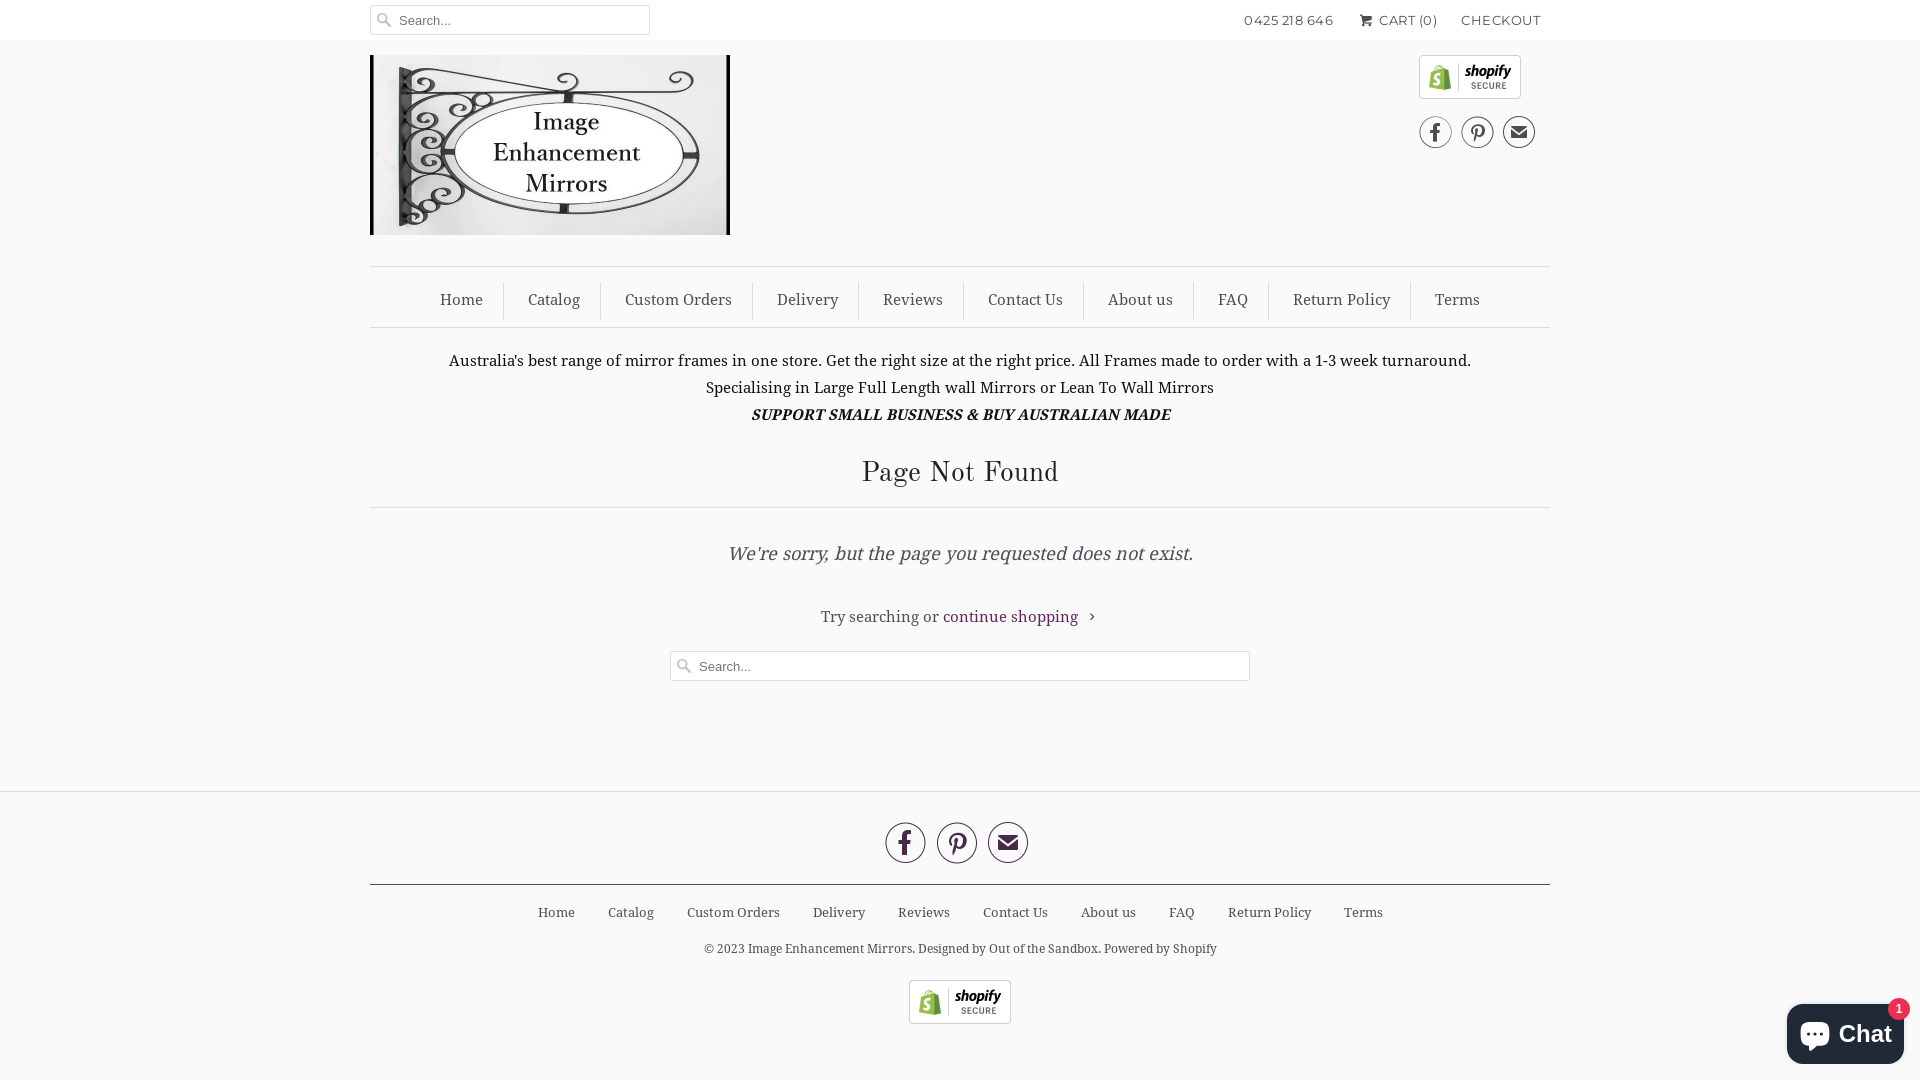 This screenshot has height=1080, width=1920. Describe the element at coordinates (1844, 1029) in the screenshot. I see `'Shopify online store chat'` at that location.